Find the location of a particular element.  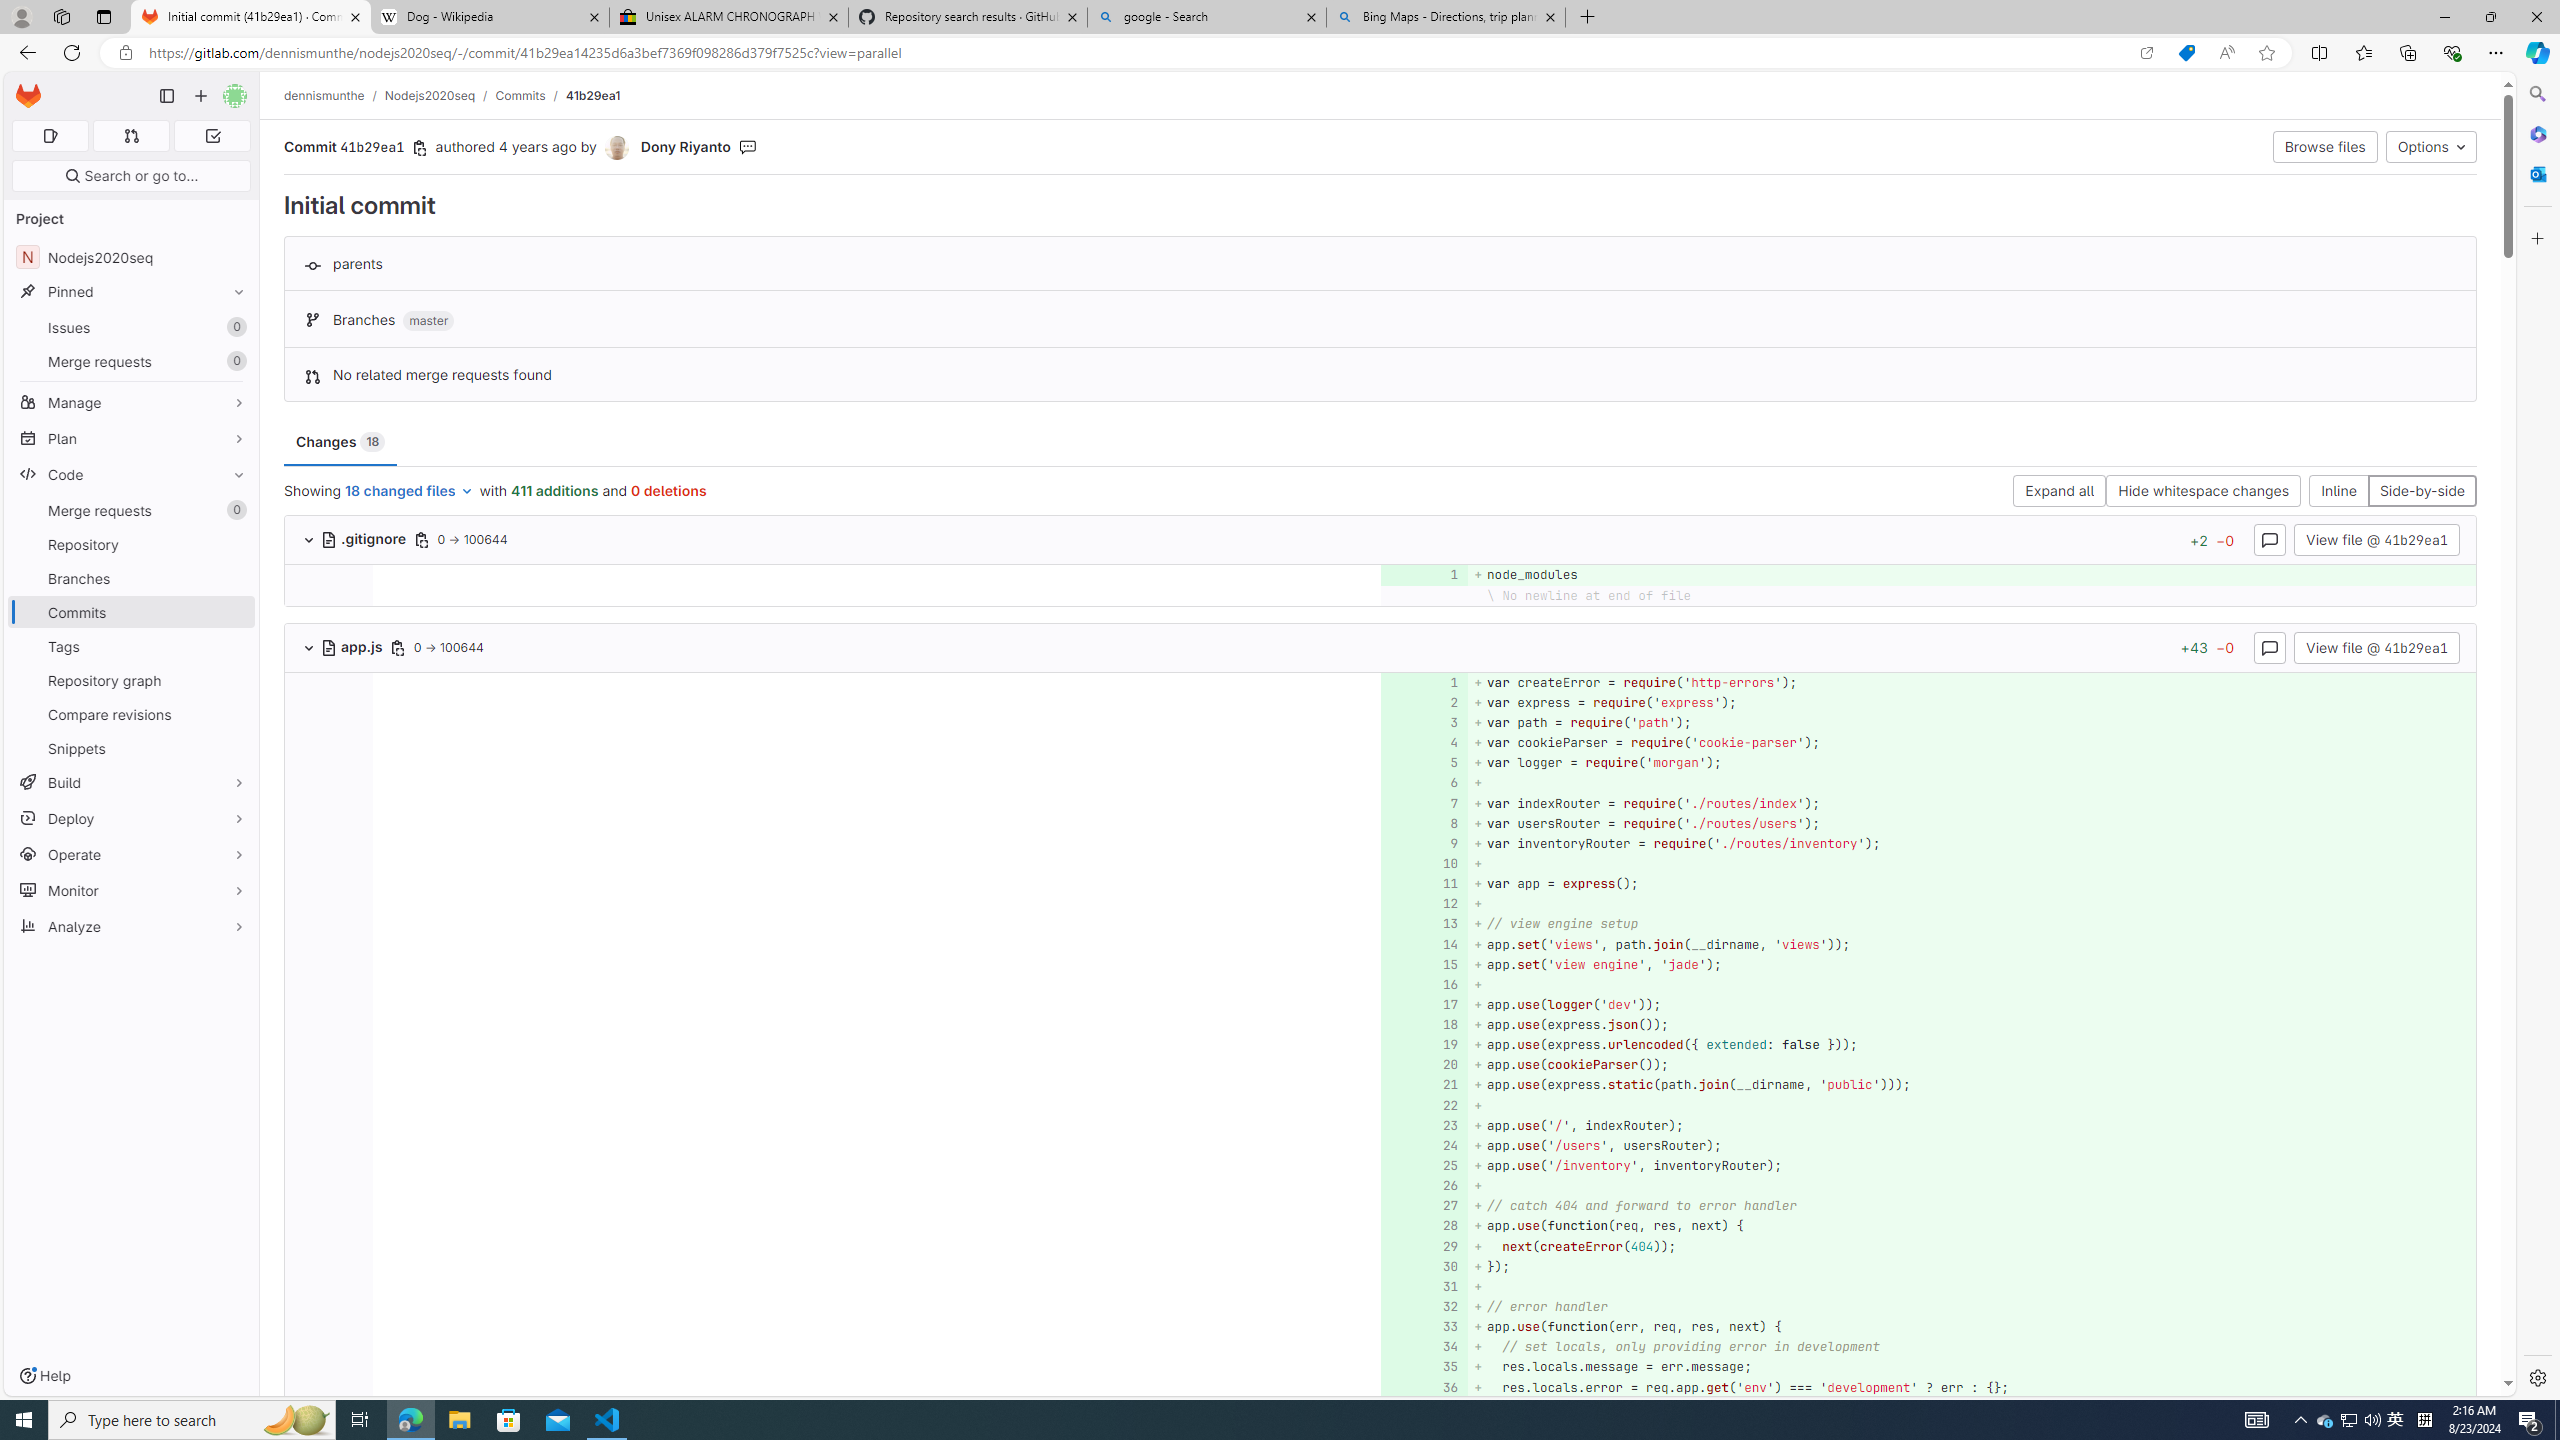

'Add a comment to this line 14' is located at coordinates (1423, 943).